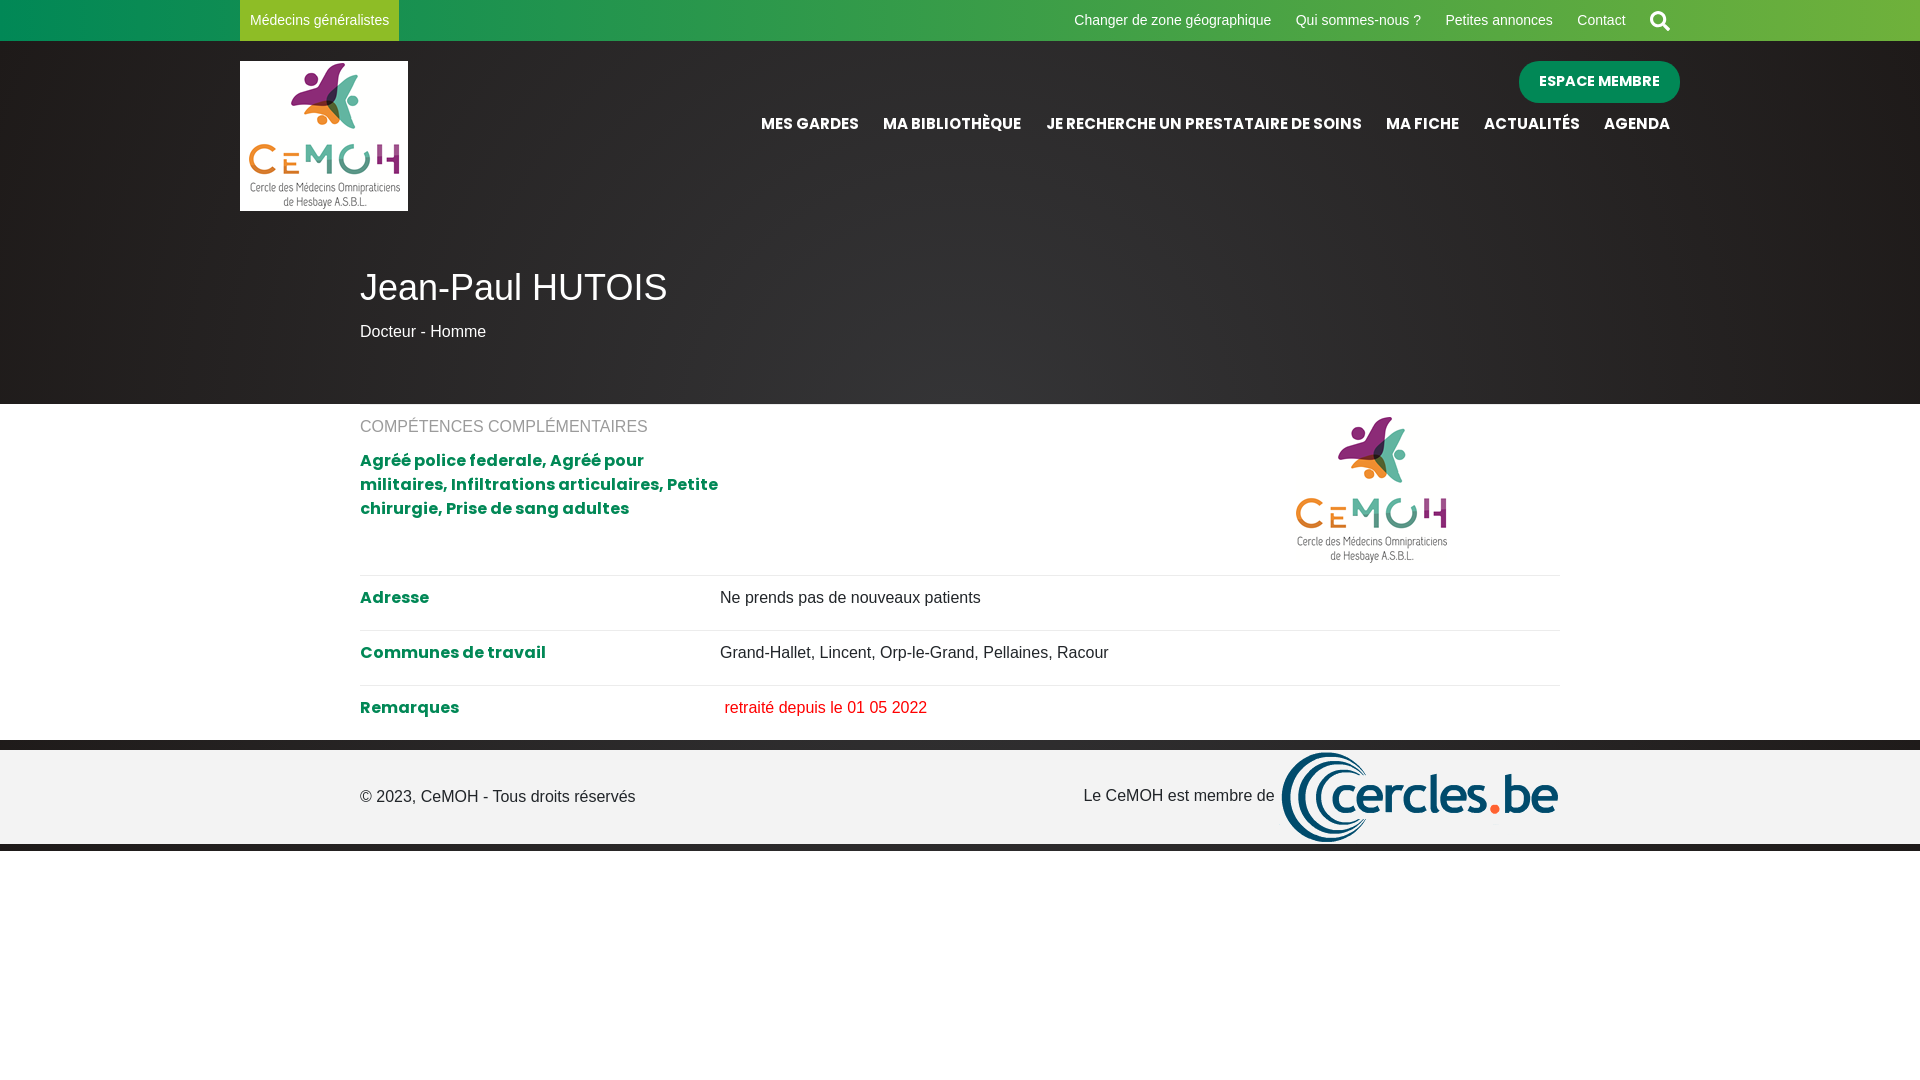  Describe the element at coordinates (810, 124) in the screenshot. I see `'MES GARDES'` at that location.